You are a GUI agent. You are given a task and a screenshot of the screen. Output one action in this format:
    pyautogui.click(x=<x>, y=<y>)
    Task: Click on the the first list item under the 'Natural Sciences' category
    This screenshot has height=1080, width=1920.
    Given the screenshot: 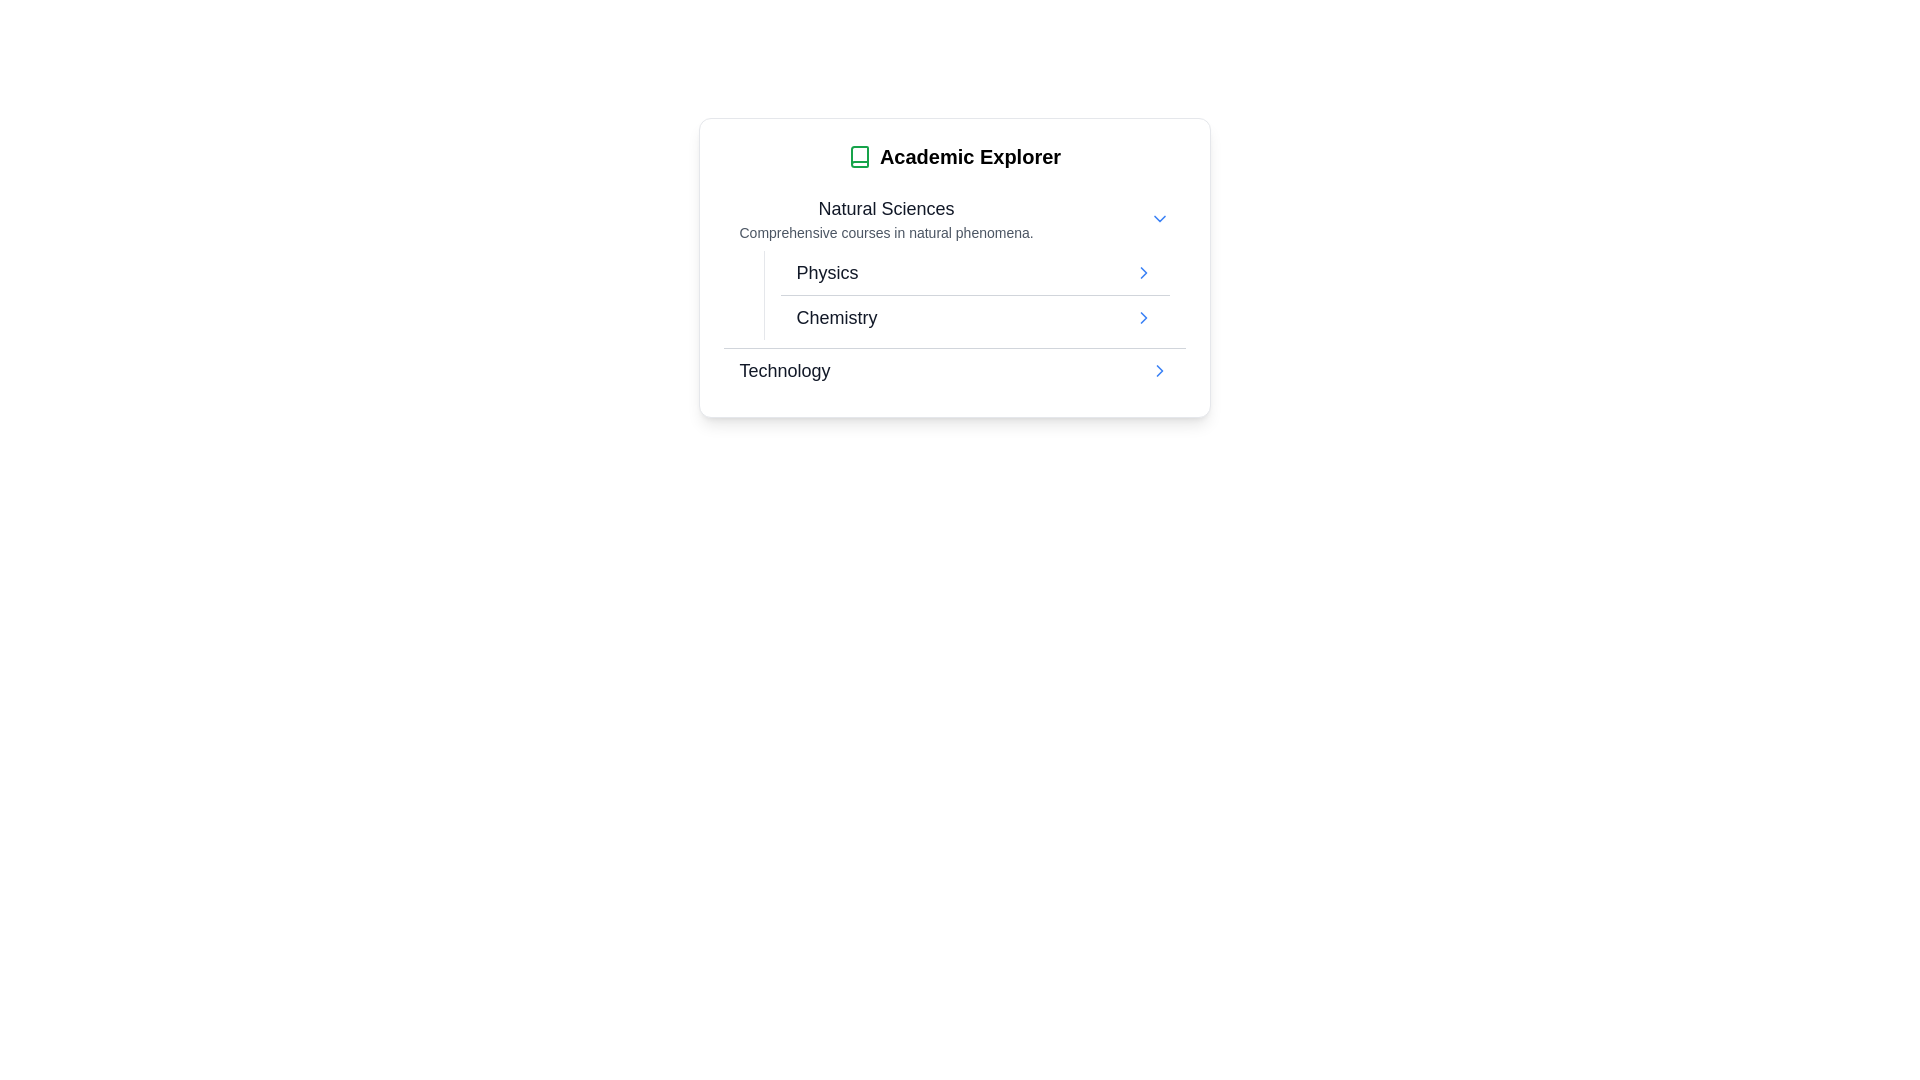 What is the action you would take?
    pyautogui.click(x=974, y=273)
    